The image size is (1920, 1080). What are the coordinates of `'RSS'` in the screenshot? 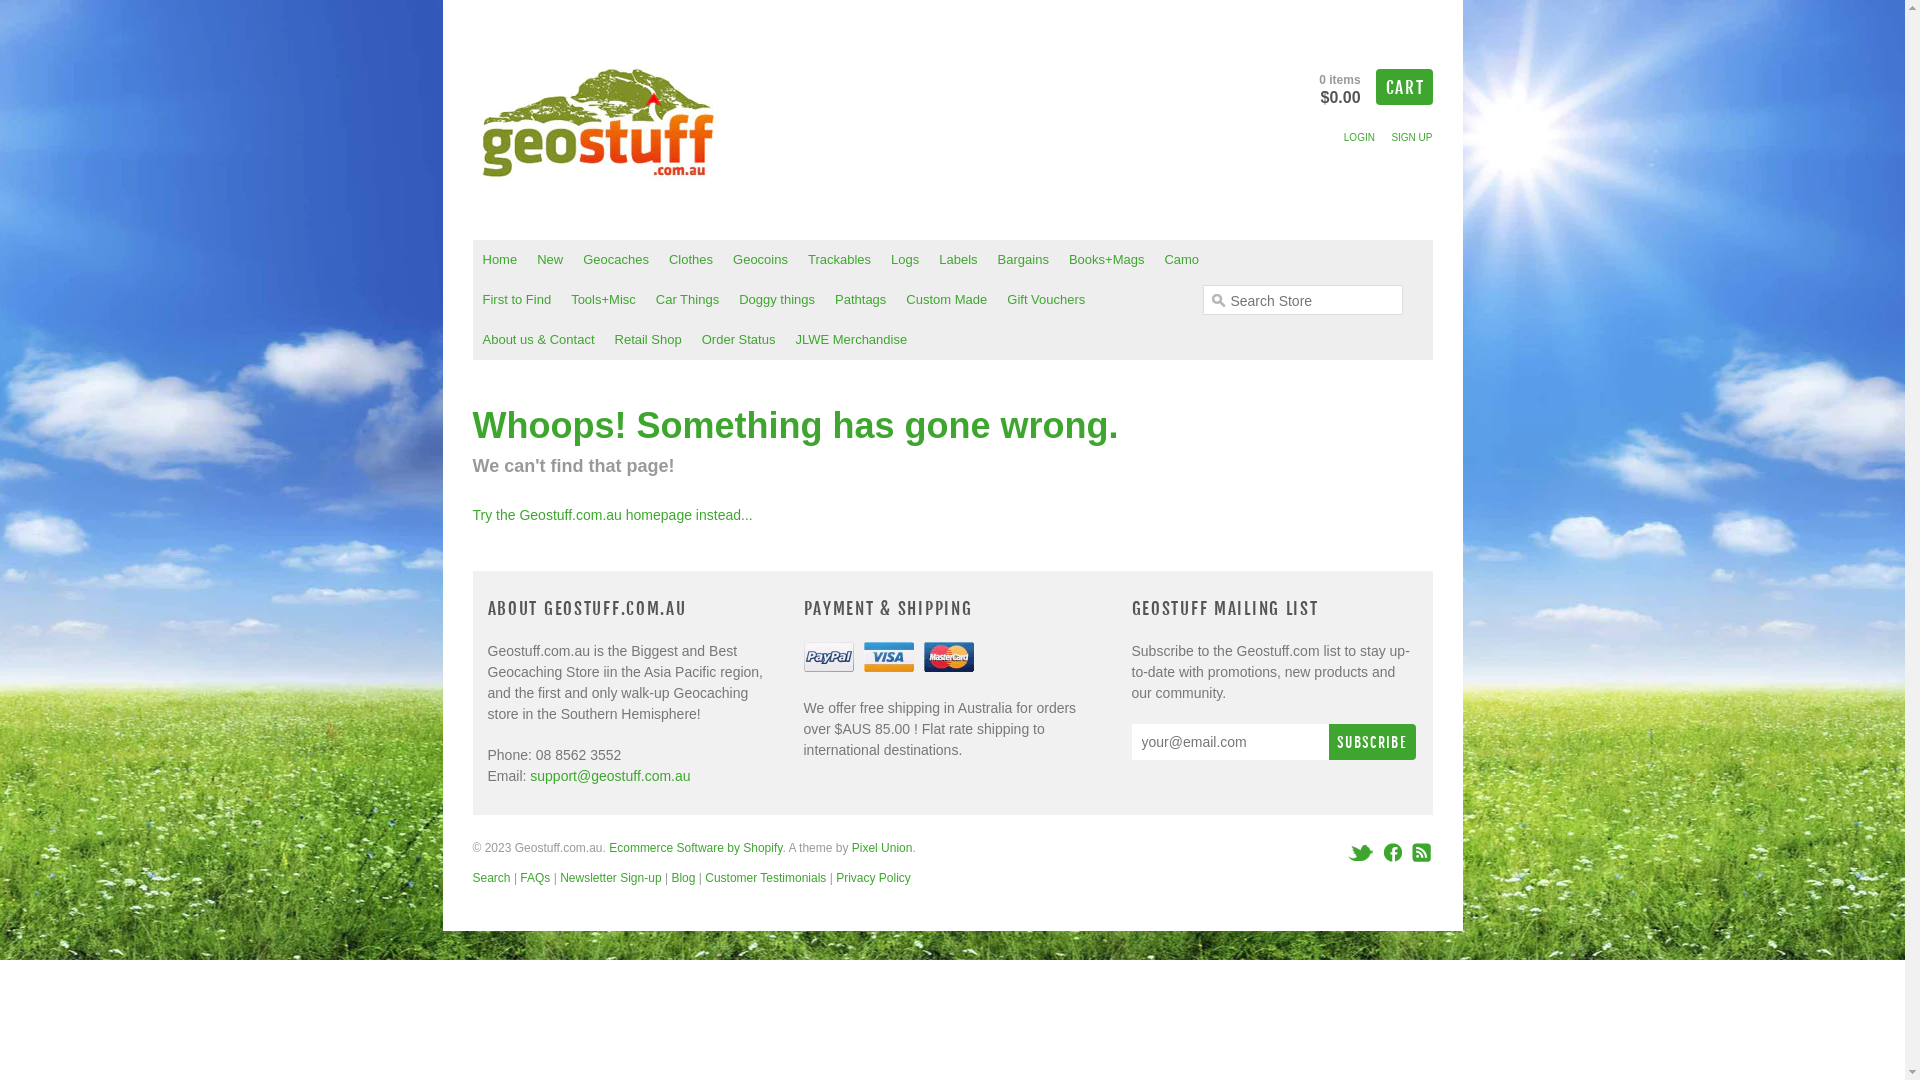 It's located at (1418, 852).